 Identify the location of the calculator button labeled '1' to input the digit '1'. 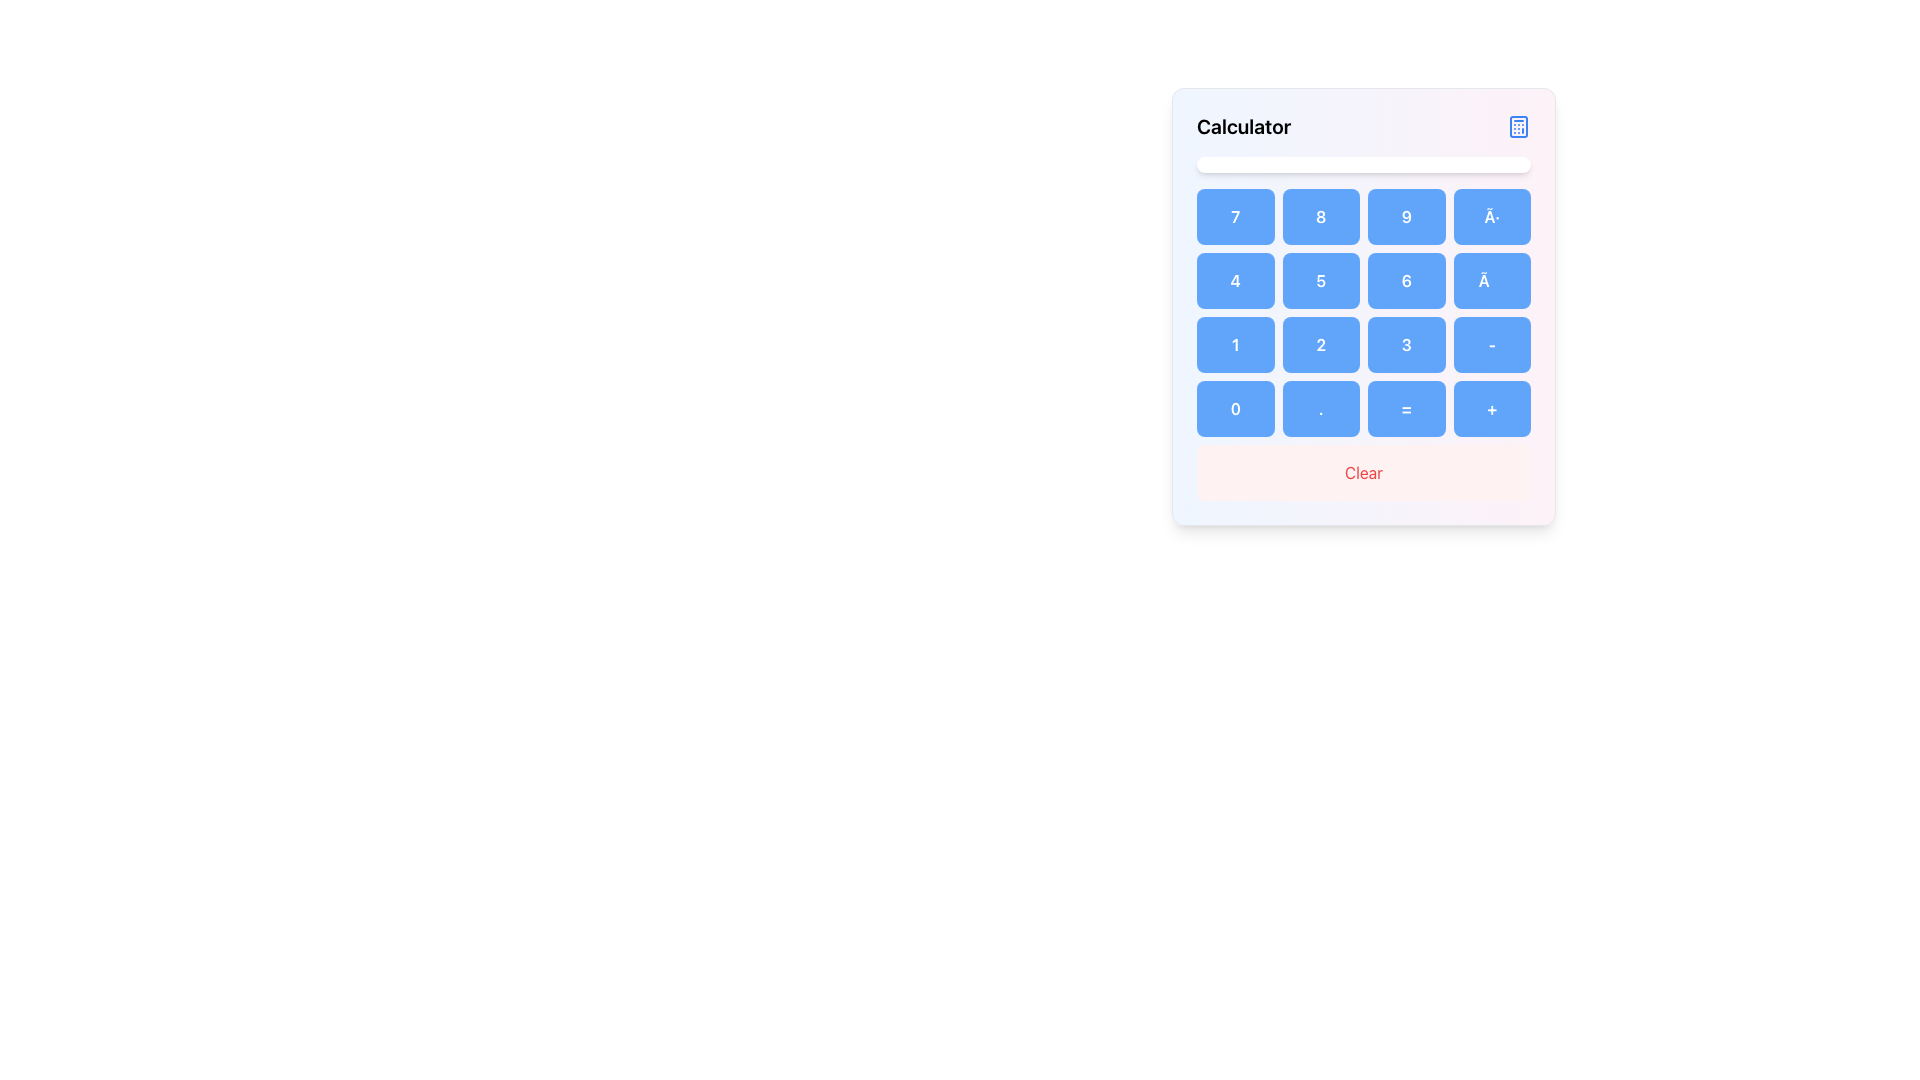
(1234, 343).